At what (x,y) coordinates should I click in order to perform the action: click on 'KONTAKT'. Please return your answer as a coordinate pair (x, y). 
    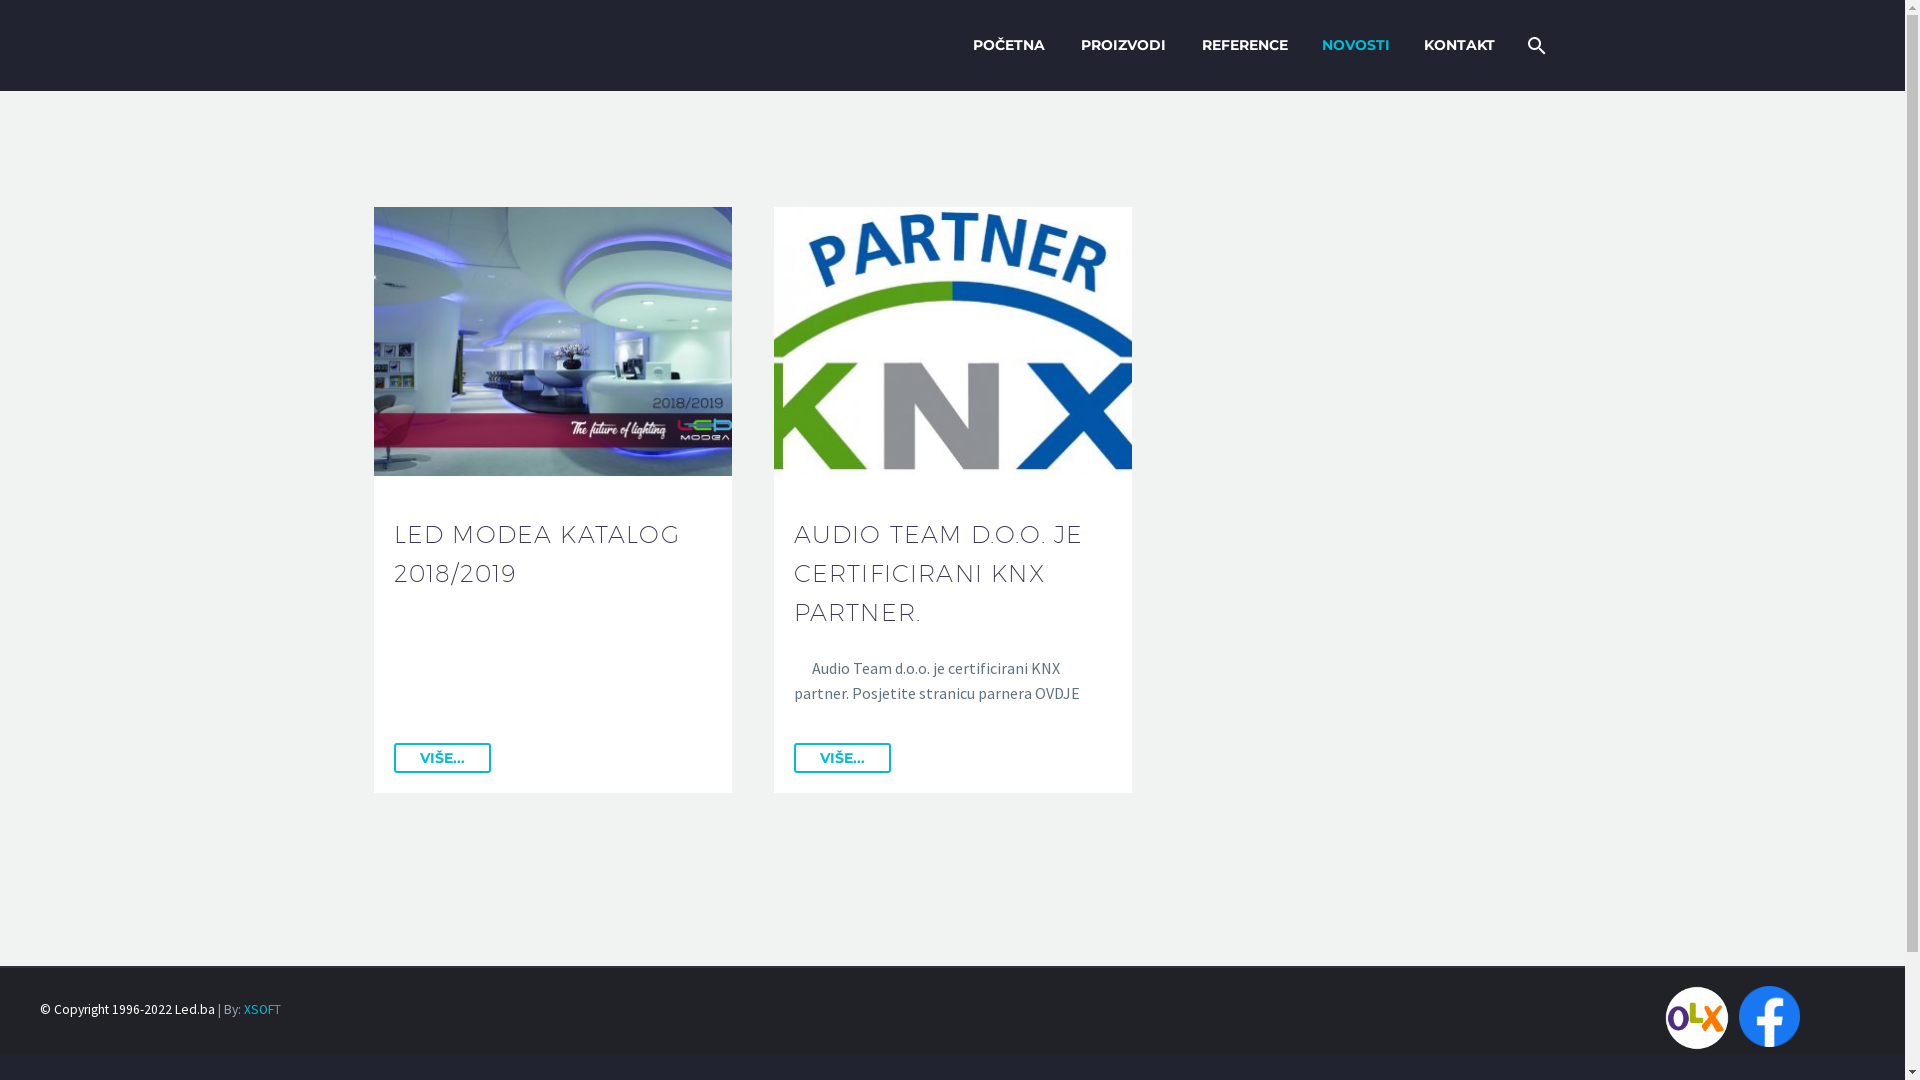
    Looking at the image, I should click on (1406, 45).